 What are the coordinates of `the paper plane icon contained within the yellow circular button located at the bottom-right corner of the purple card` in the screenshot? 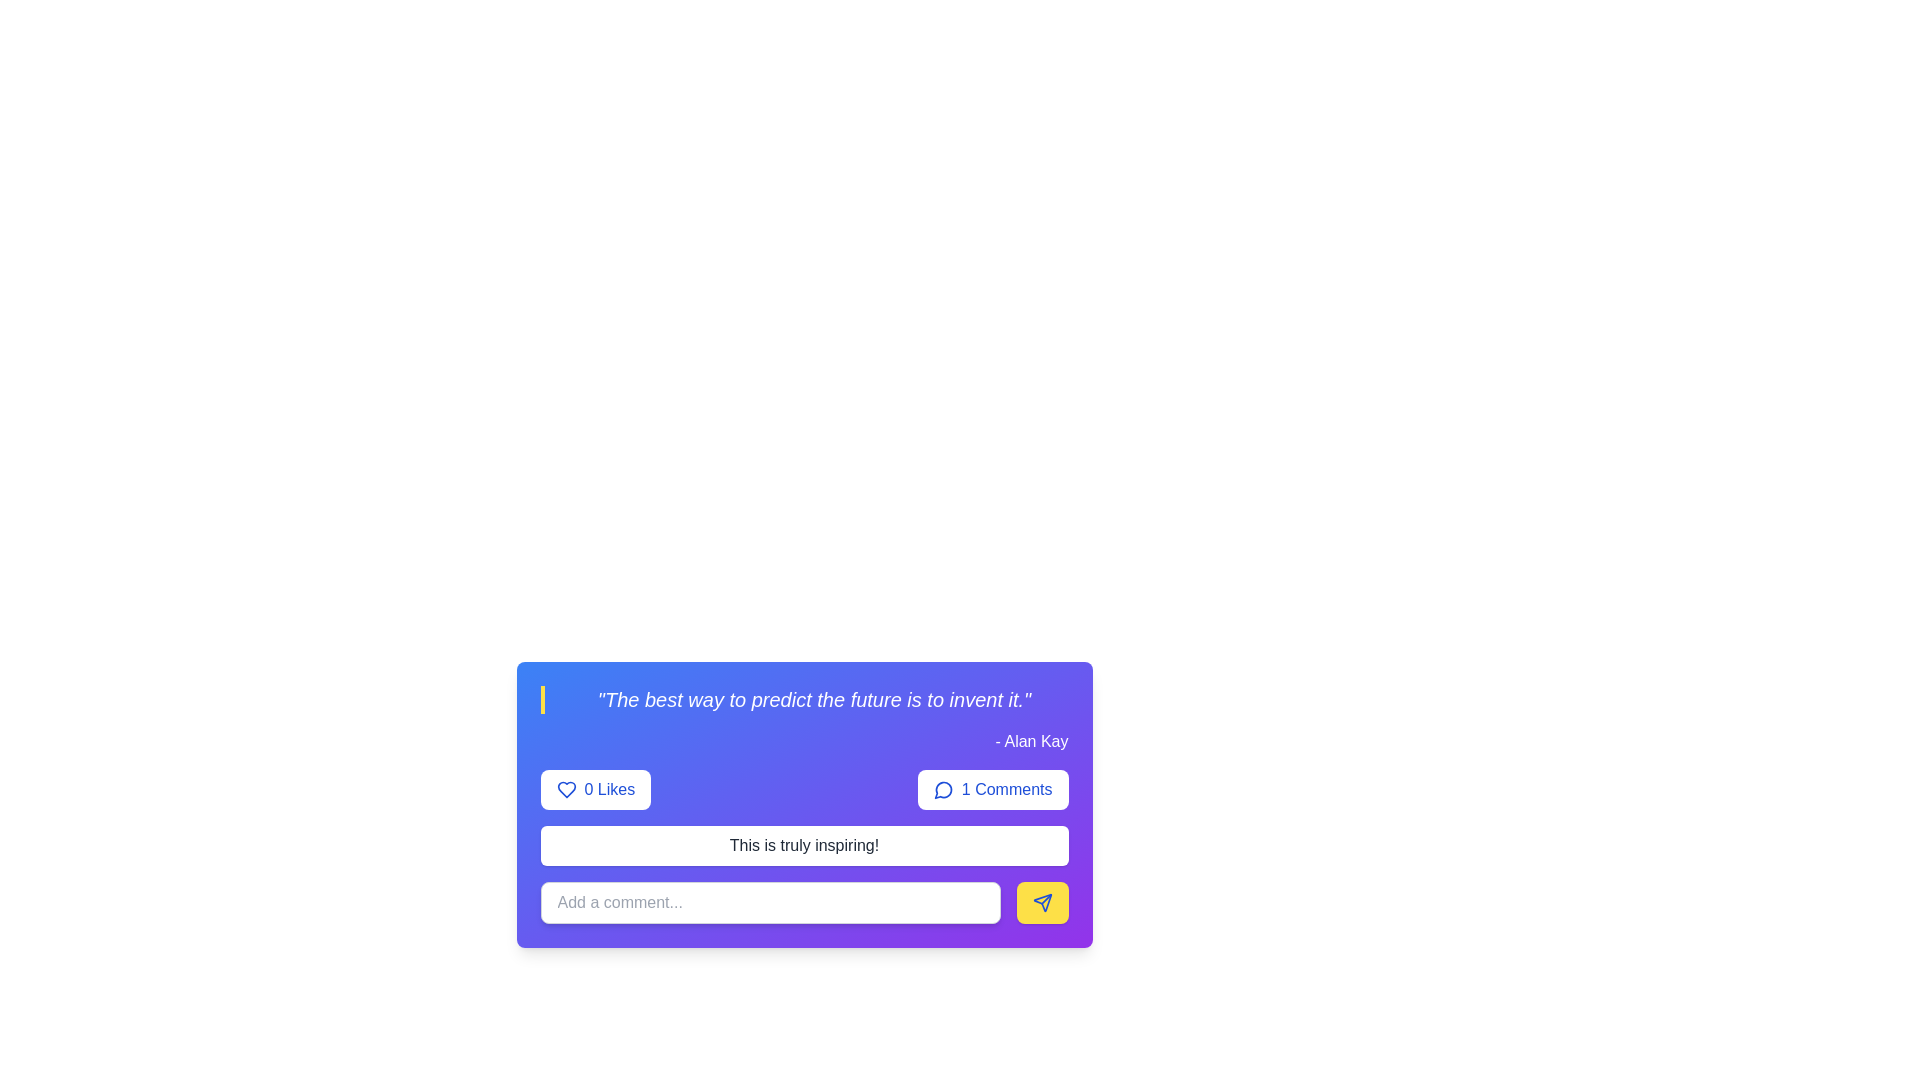 It's located at (1041, 902).